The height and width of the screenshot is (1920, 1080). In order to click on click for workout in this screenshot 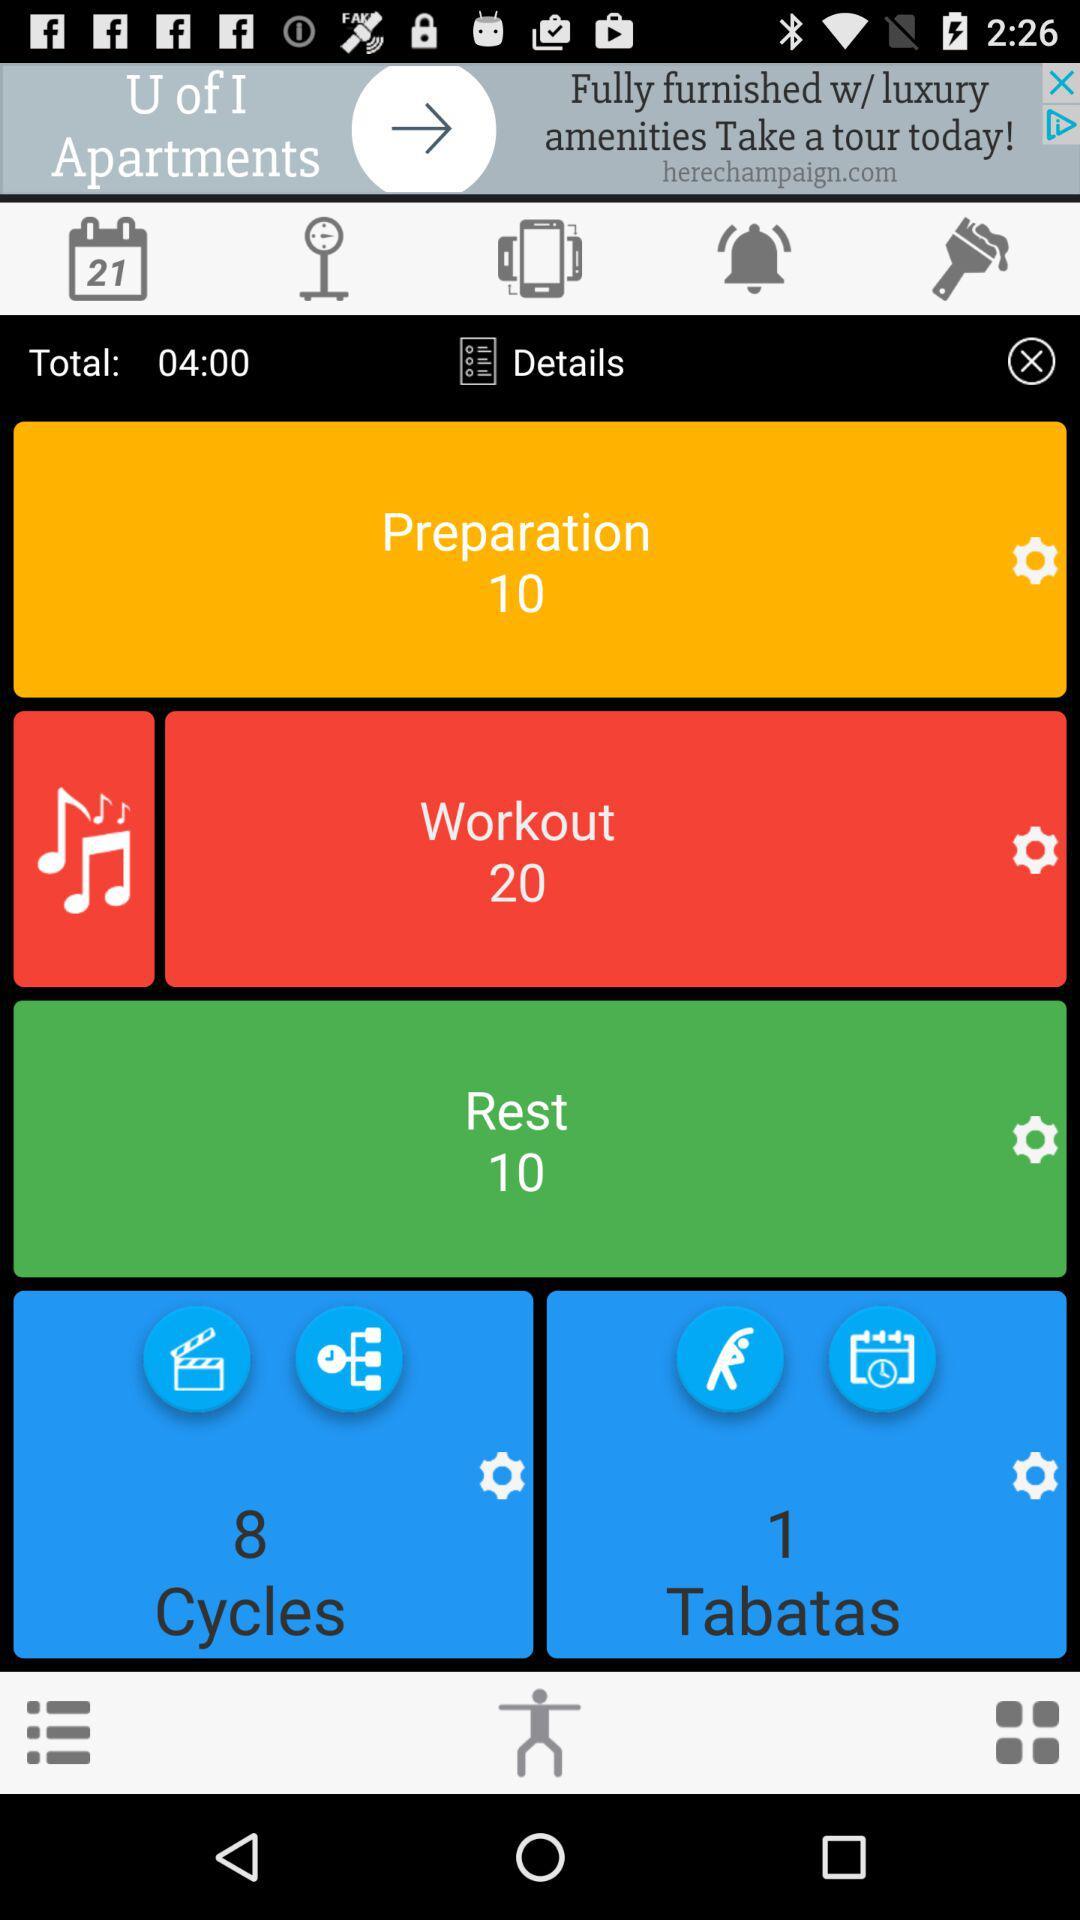, I will do `click(538, 1731)`.